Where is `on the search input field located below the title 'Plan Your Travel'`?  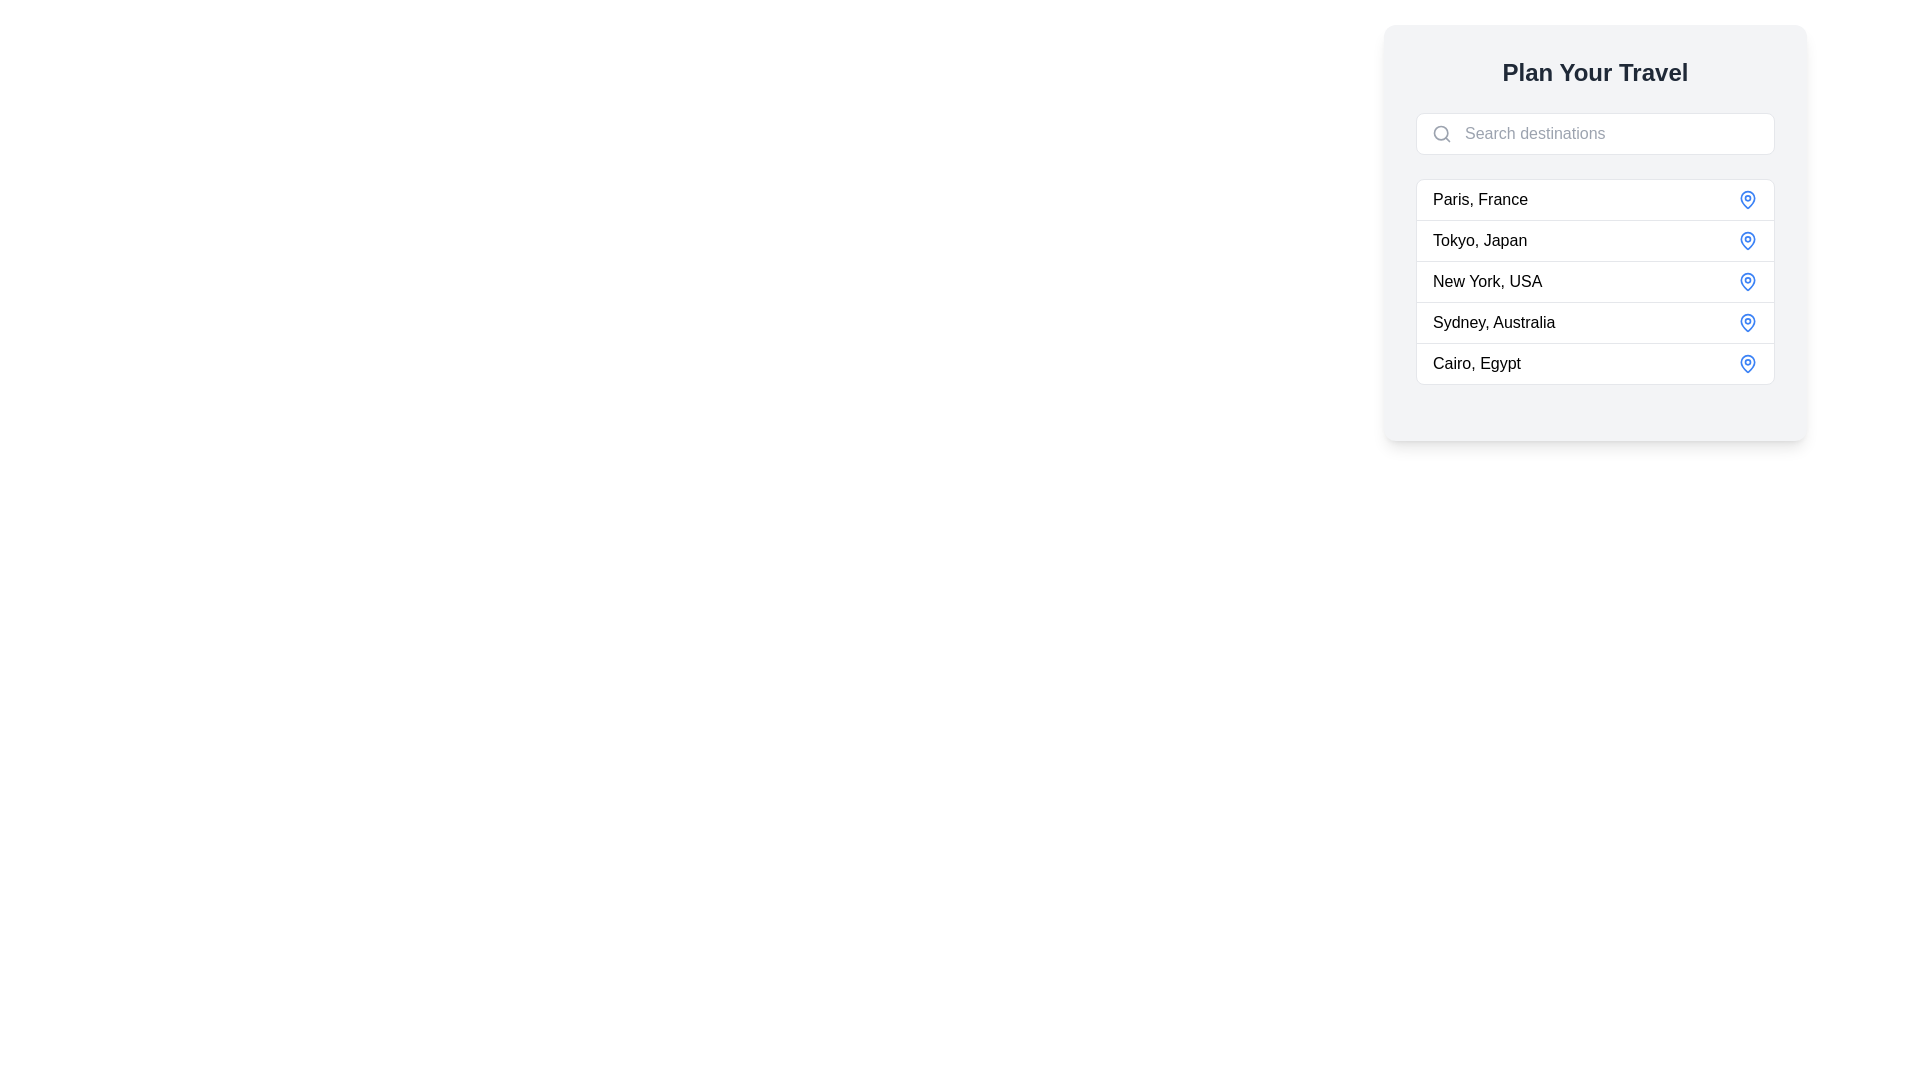 on the search input field located below the title 'Plan Your Travel' is located at coordinates (1594, 134).